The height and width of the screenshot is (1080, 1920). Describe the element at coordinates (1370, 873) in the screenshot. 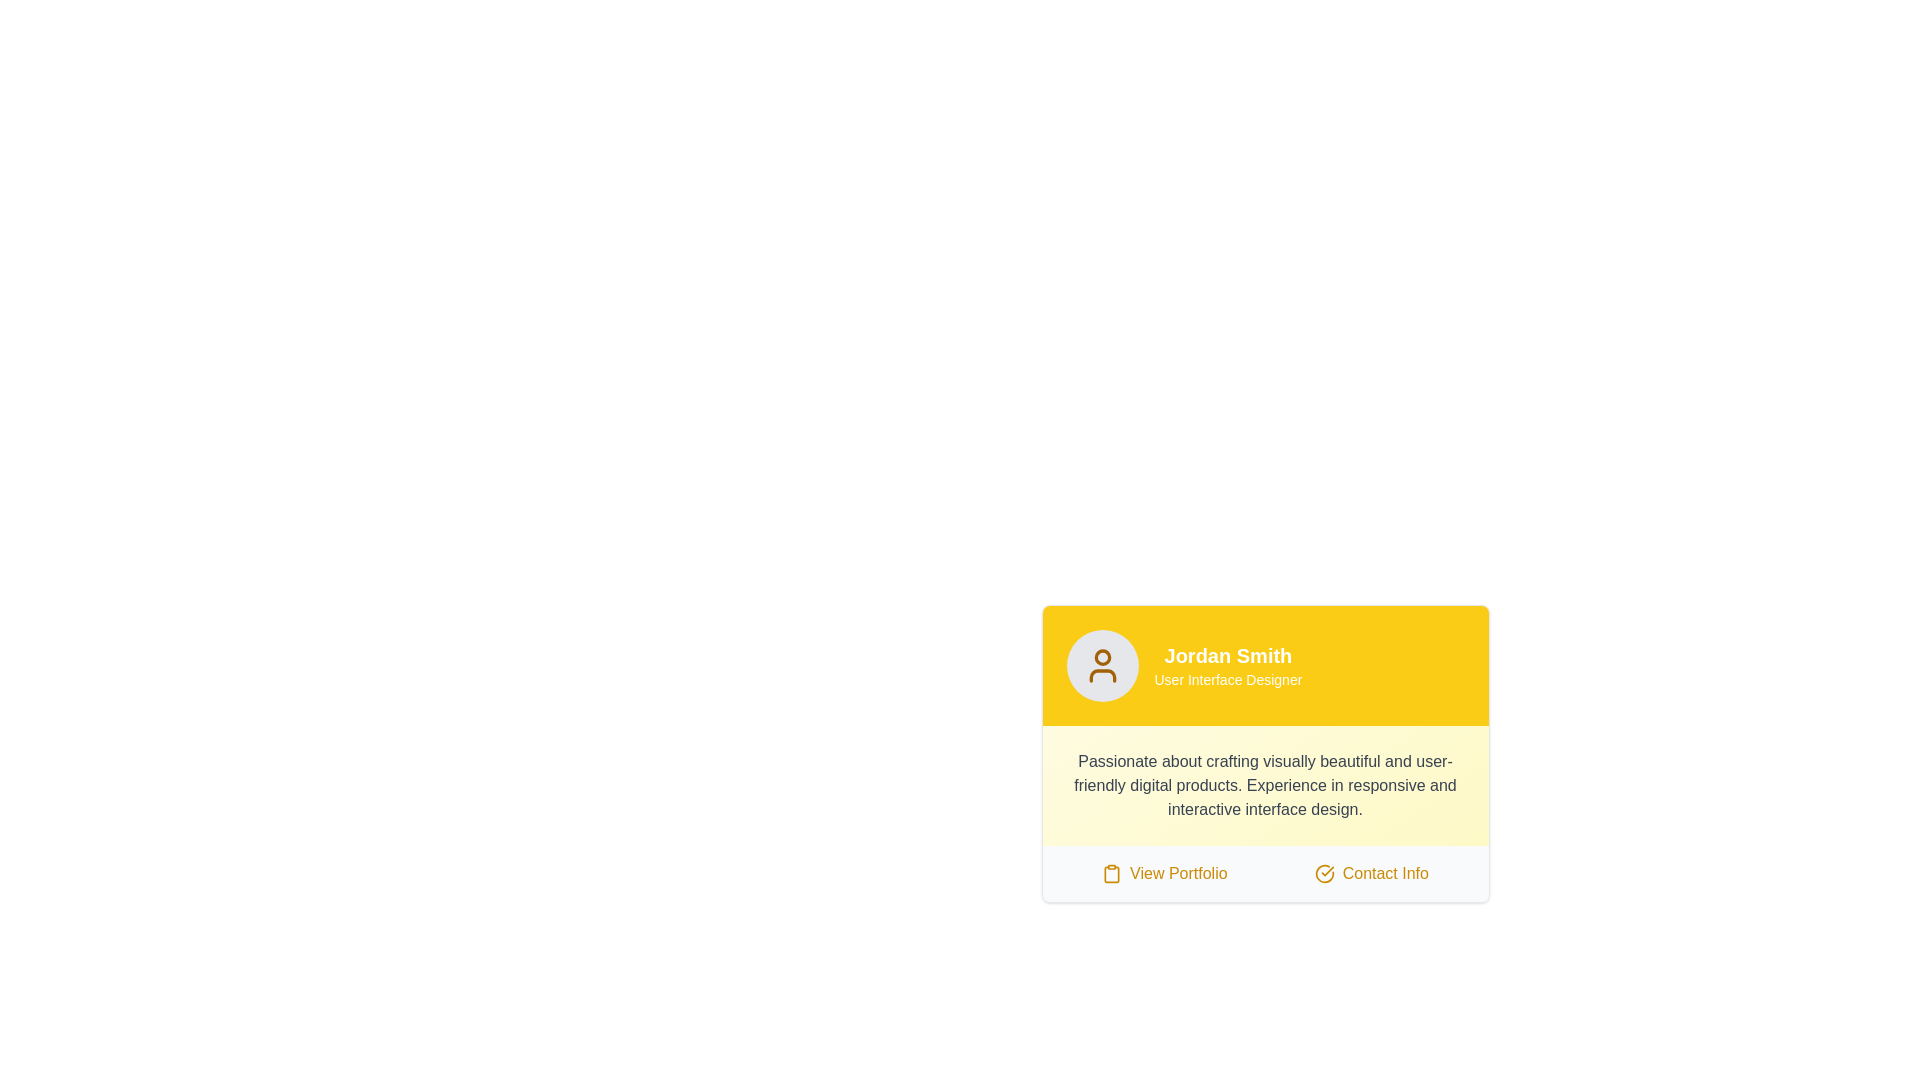

I see `the 'Contact Info' link/button, which features a yellow text label and a checked circle icon on its left, located to the right of the 'View Portfolio' item` at that location.